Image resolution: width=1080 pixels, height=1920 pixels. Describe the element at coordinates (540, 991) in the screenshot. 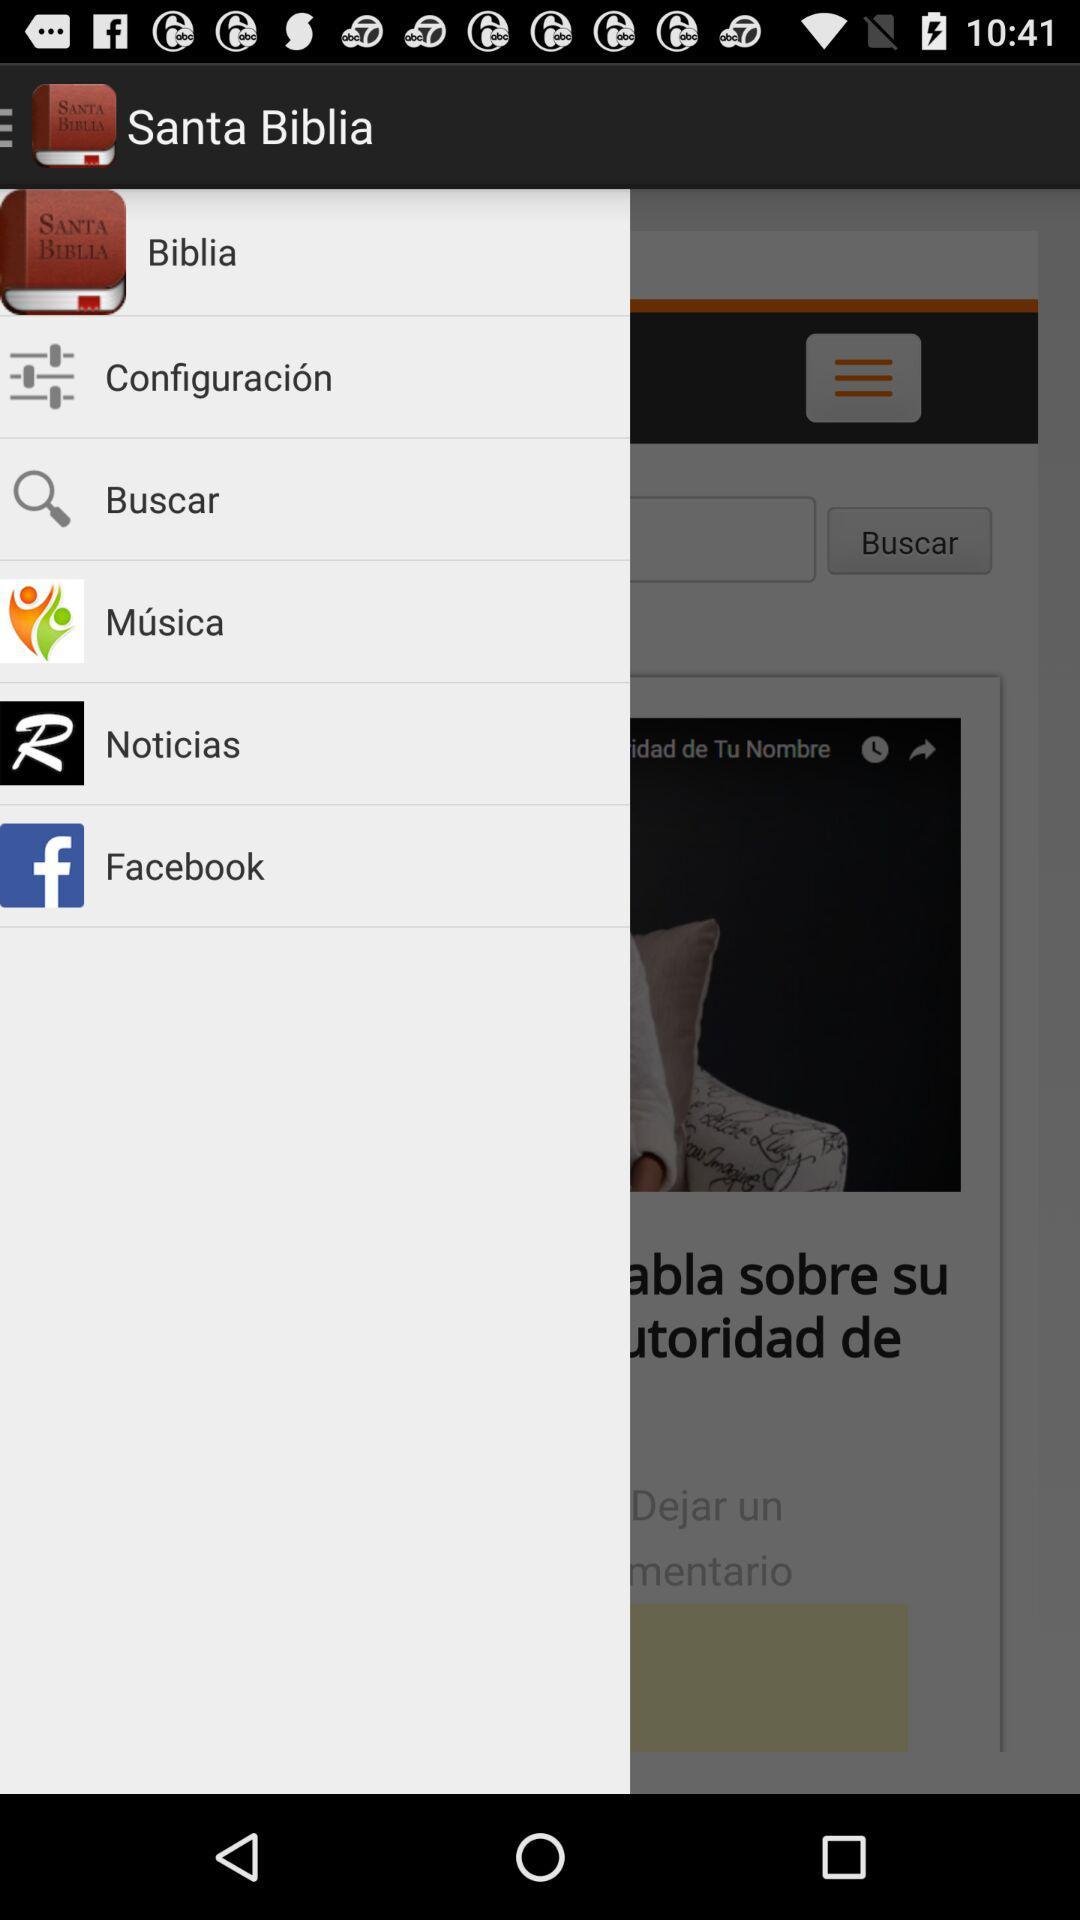

I see `icon at the center` at that location.